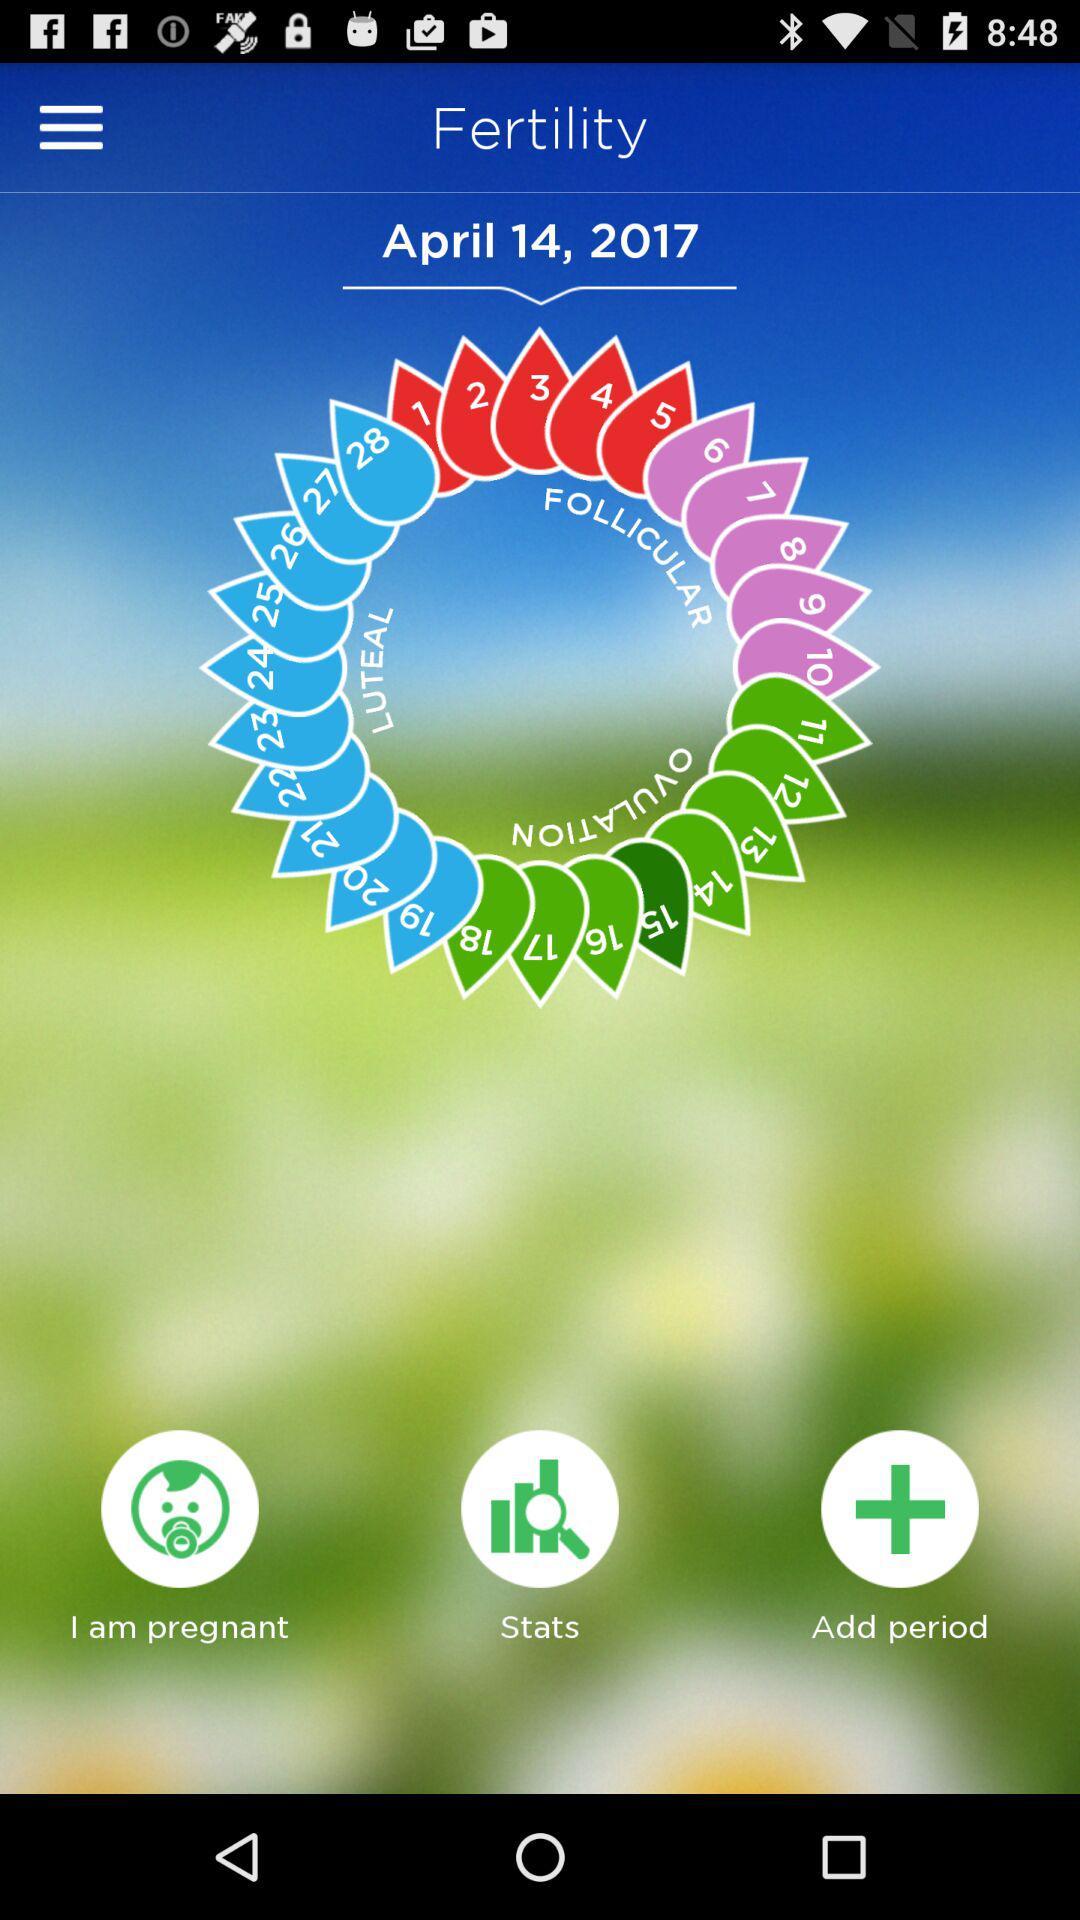  Describe the element at coordinates (540, 400) in the screenshot. I see `3 in the red color` at that location.